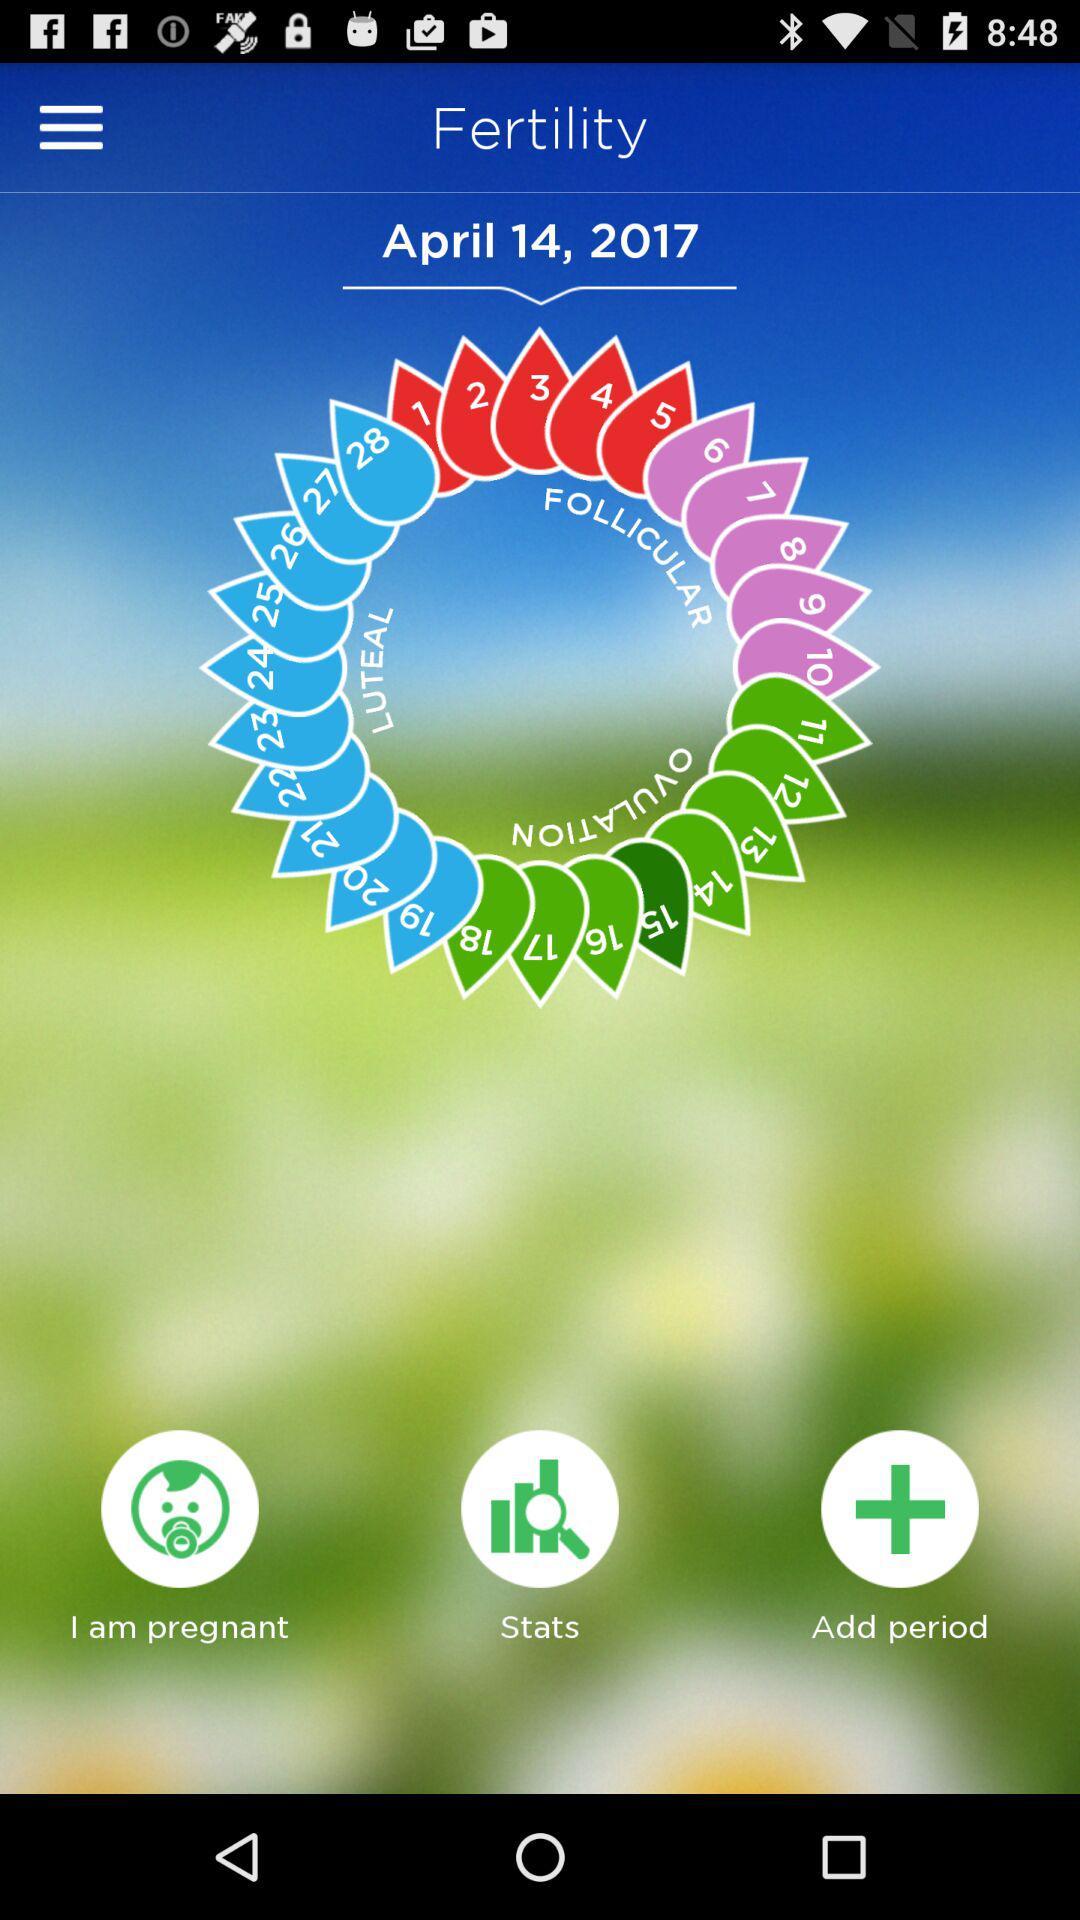  Describe the element at coordinates (540, 400) in the screenshot. I see `3 in the red color` at that location.